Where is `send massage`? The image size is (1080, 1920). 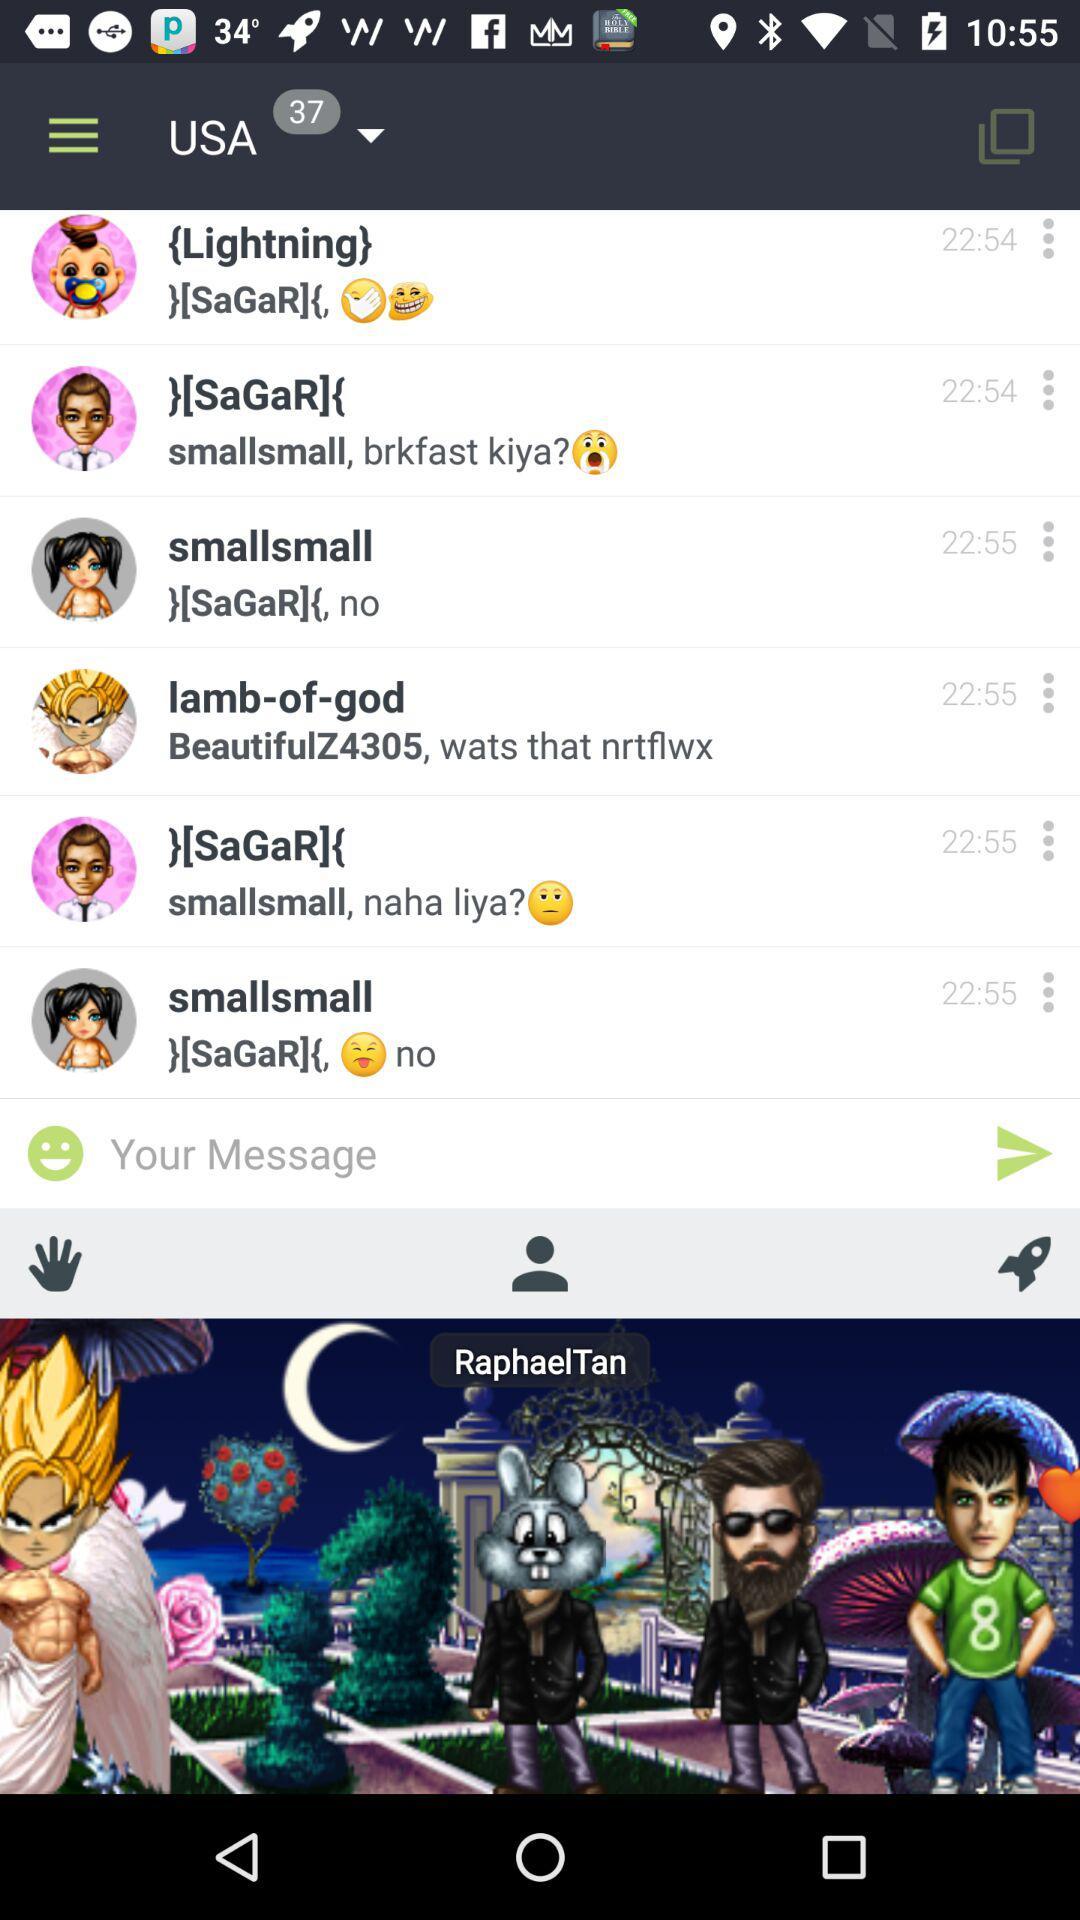 send massage is located at coordinates (1024, 1153).